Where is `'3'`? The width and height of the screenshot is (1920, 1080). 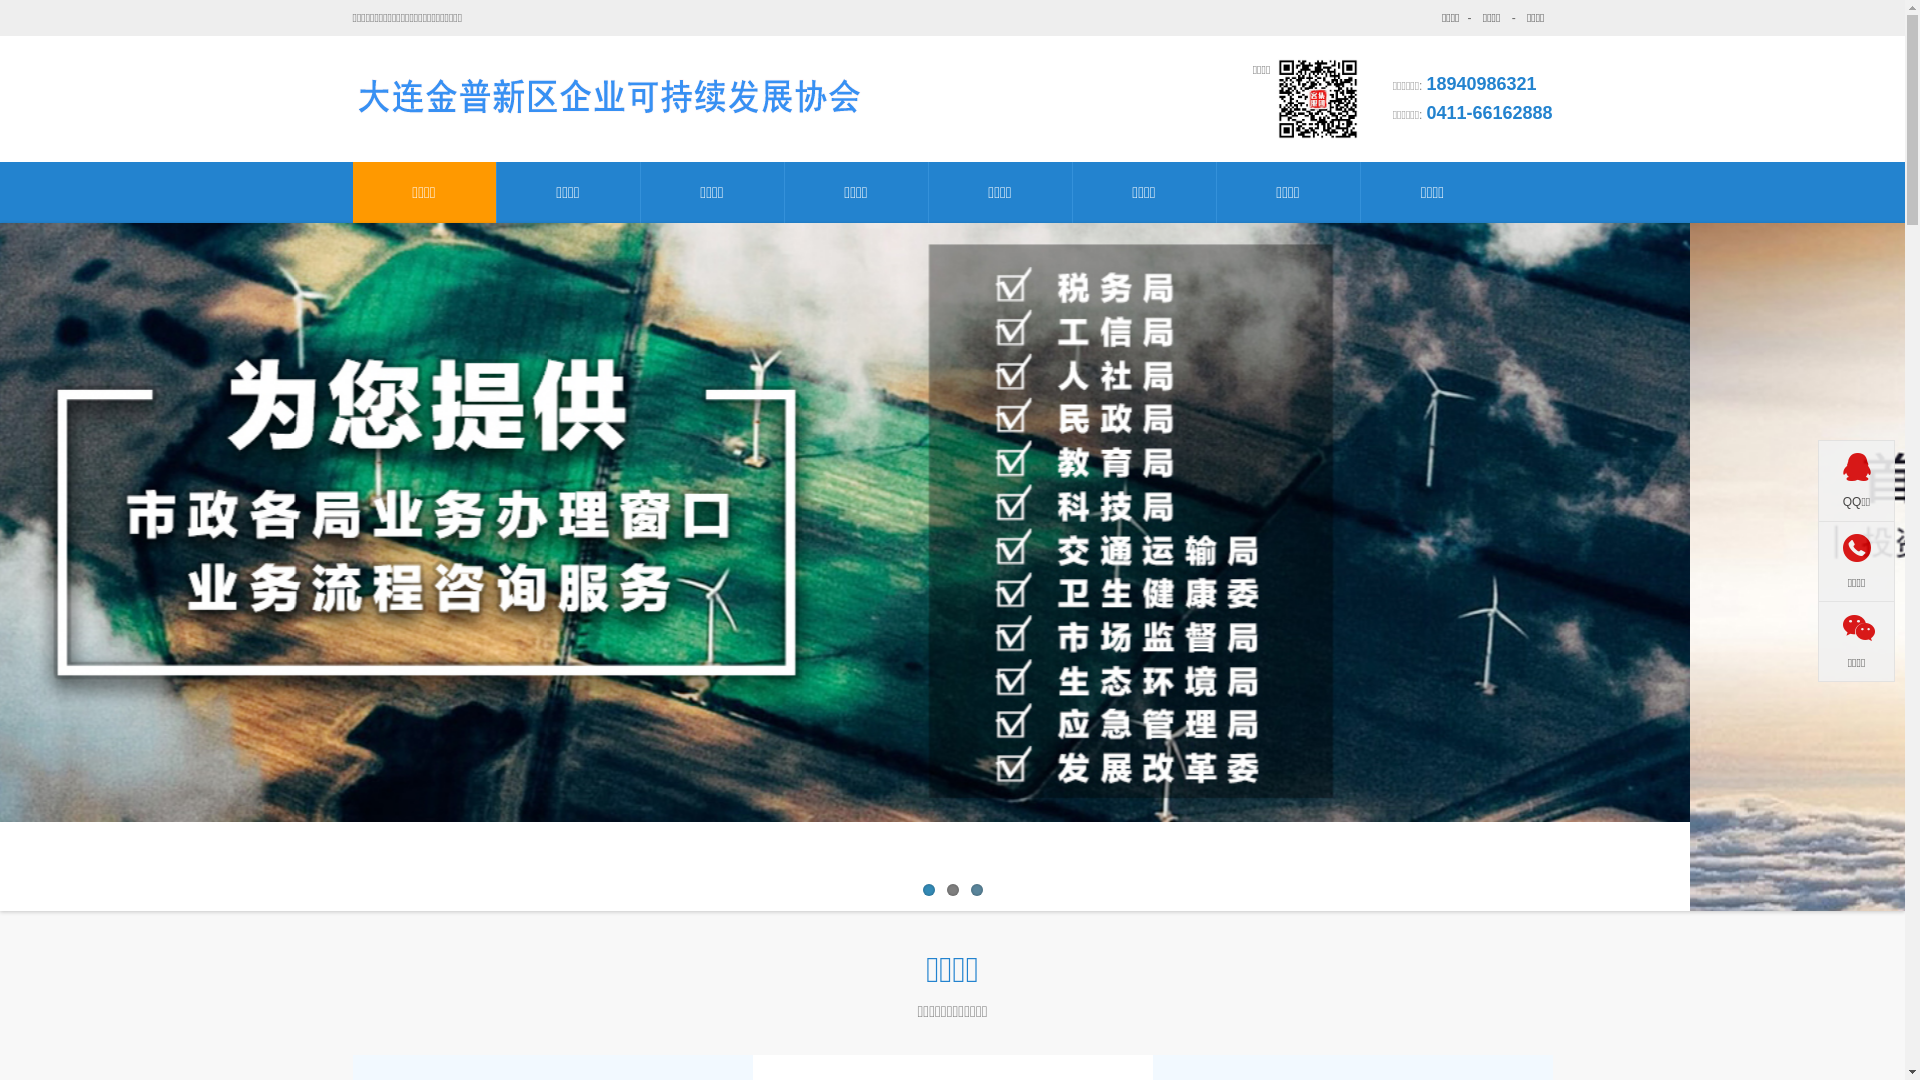 '3' is located at coordinates (975, 889).